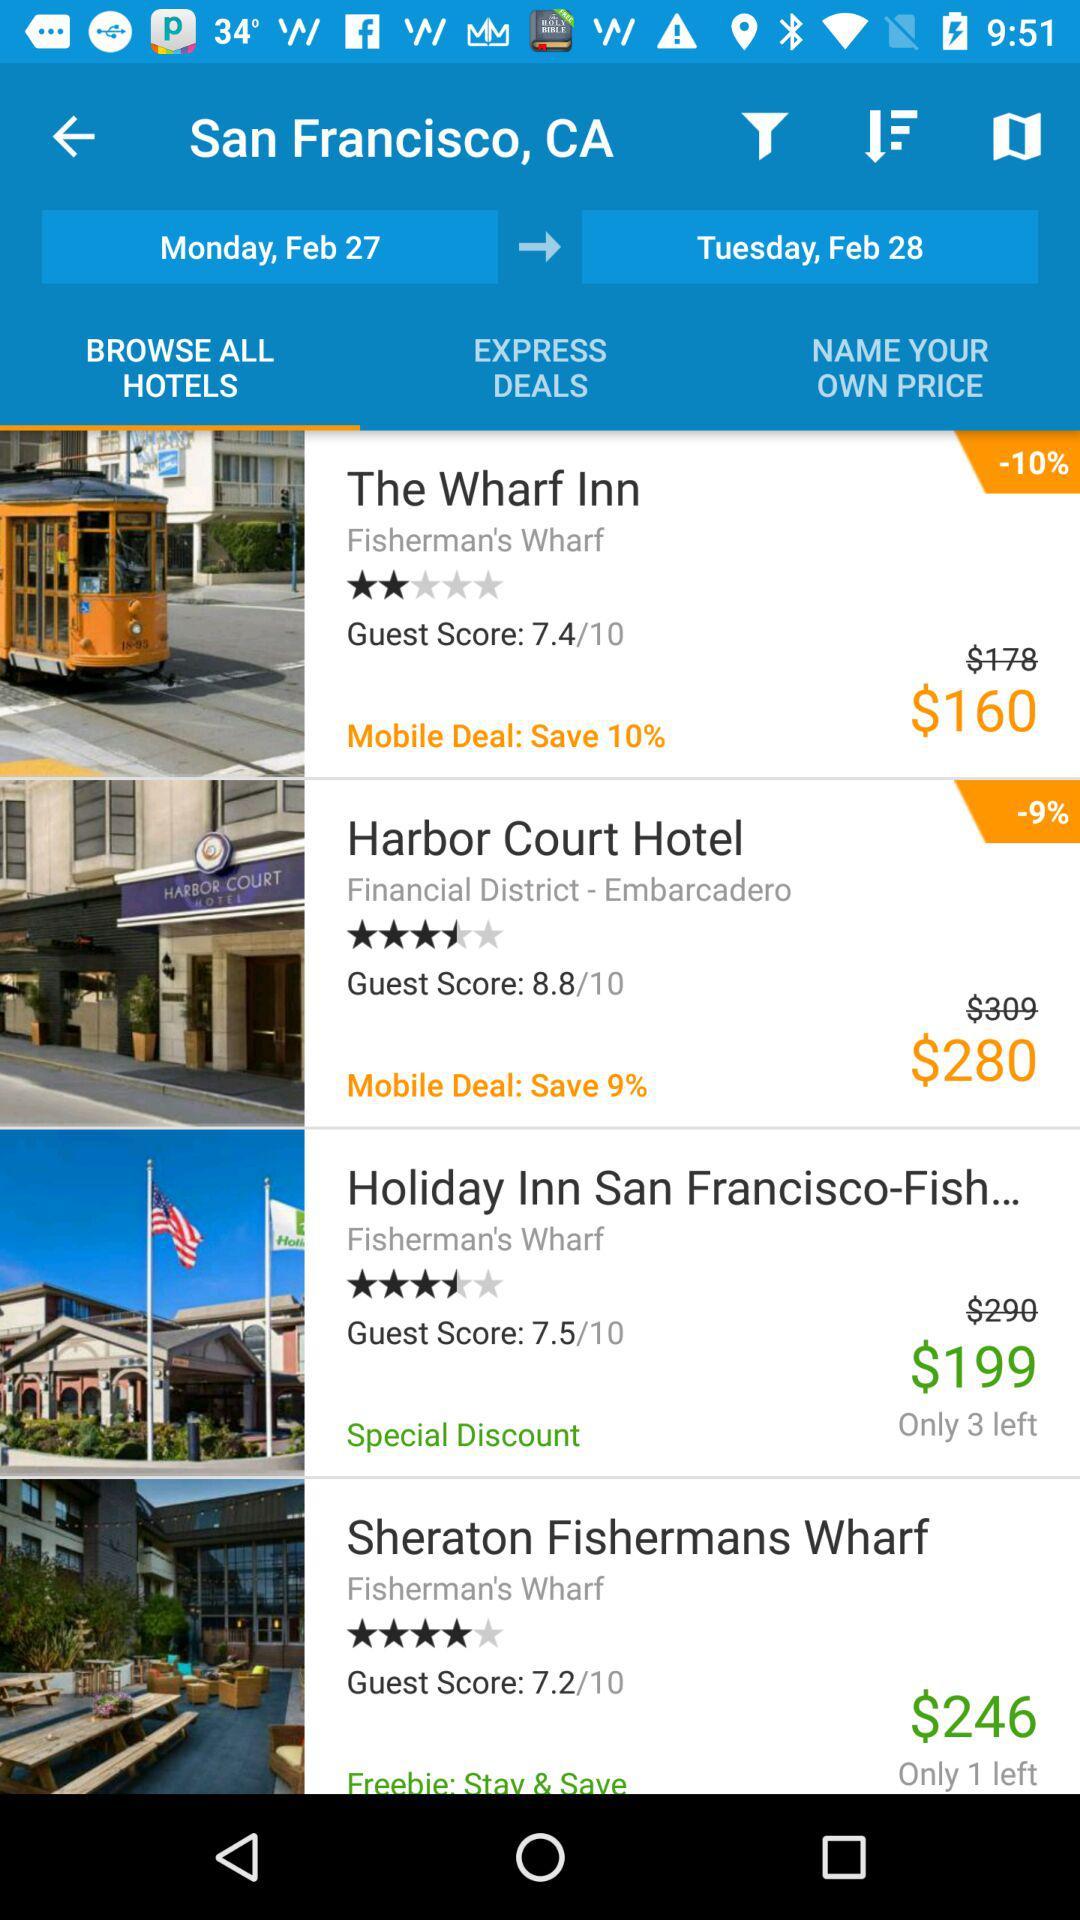  Describe the element at coordinates (1017, 135) in the screenshot. I see `item above tuesday, feb 28 icon` at that location.